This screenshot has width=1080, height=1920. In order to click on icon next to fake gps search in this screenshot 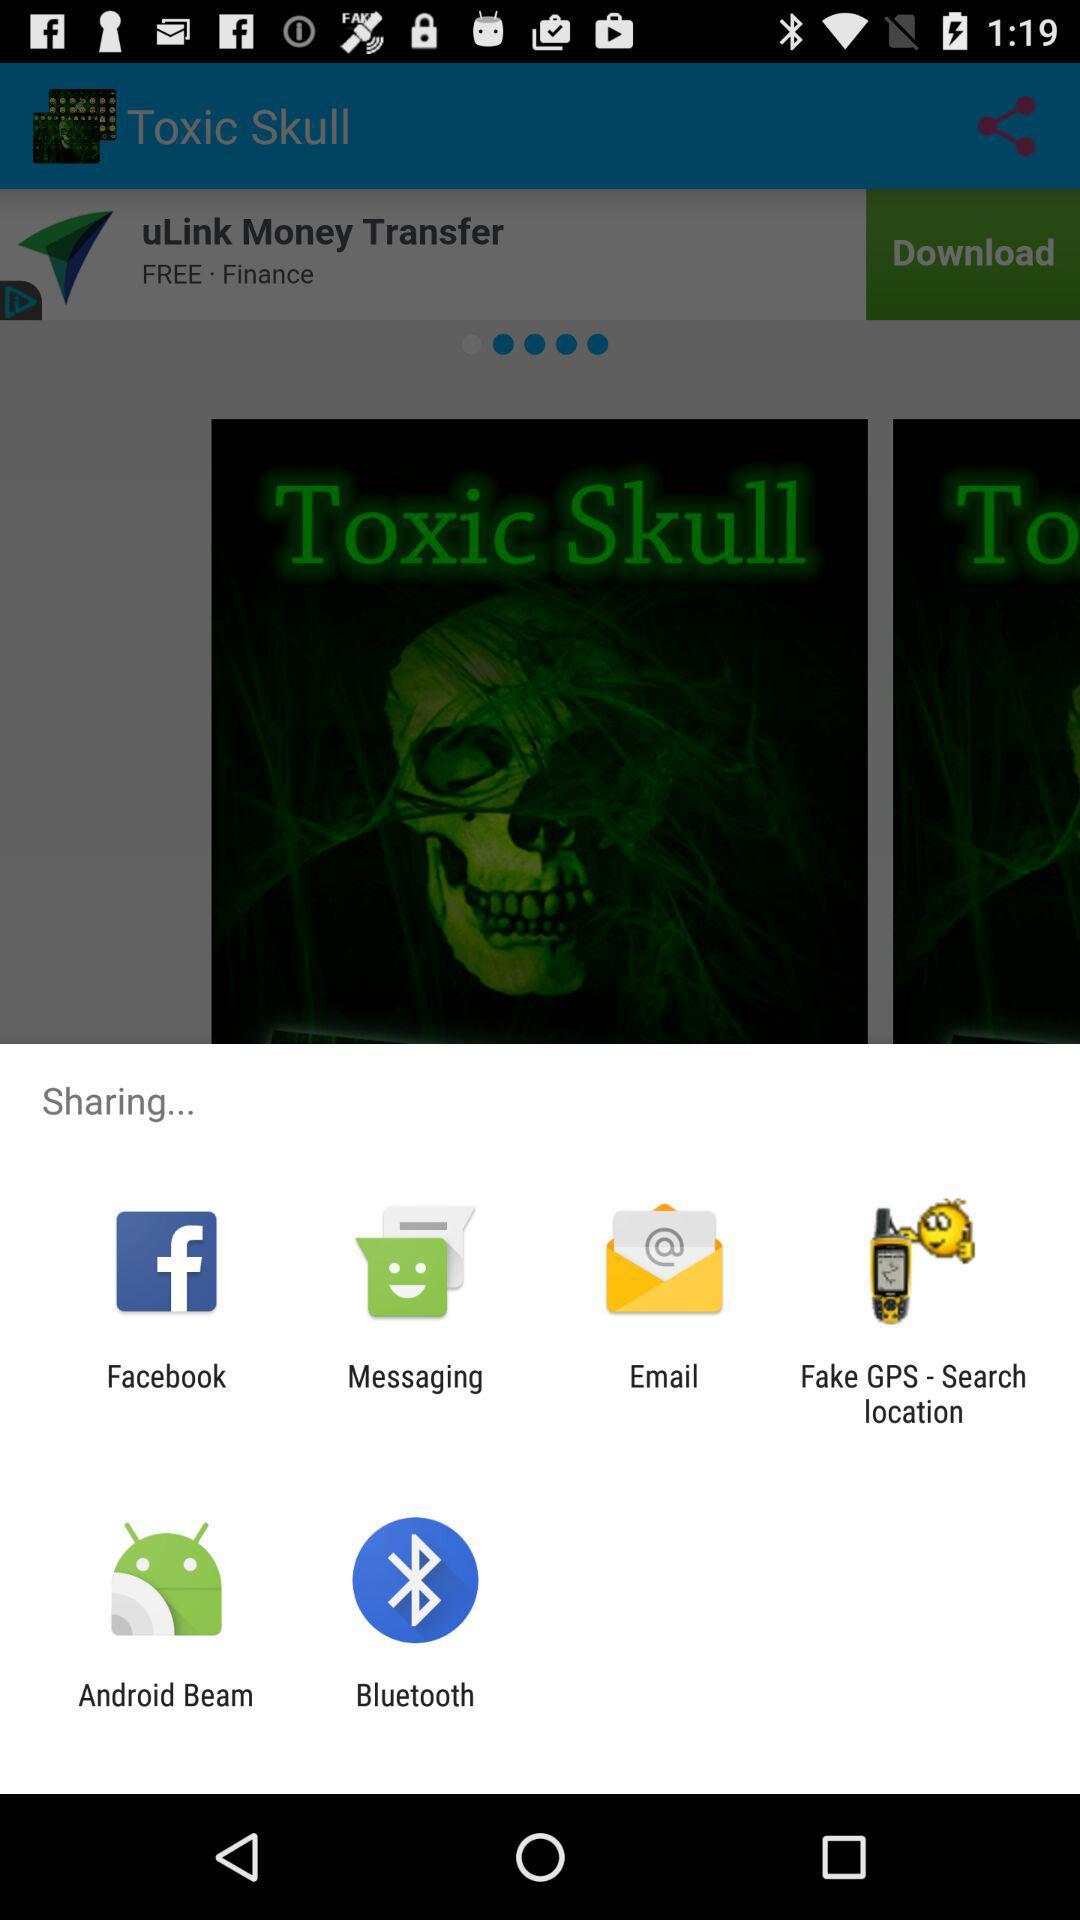, I will do `click(664, 1392)`.